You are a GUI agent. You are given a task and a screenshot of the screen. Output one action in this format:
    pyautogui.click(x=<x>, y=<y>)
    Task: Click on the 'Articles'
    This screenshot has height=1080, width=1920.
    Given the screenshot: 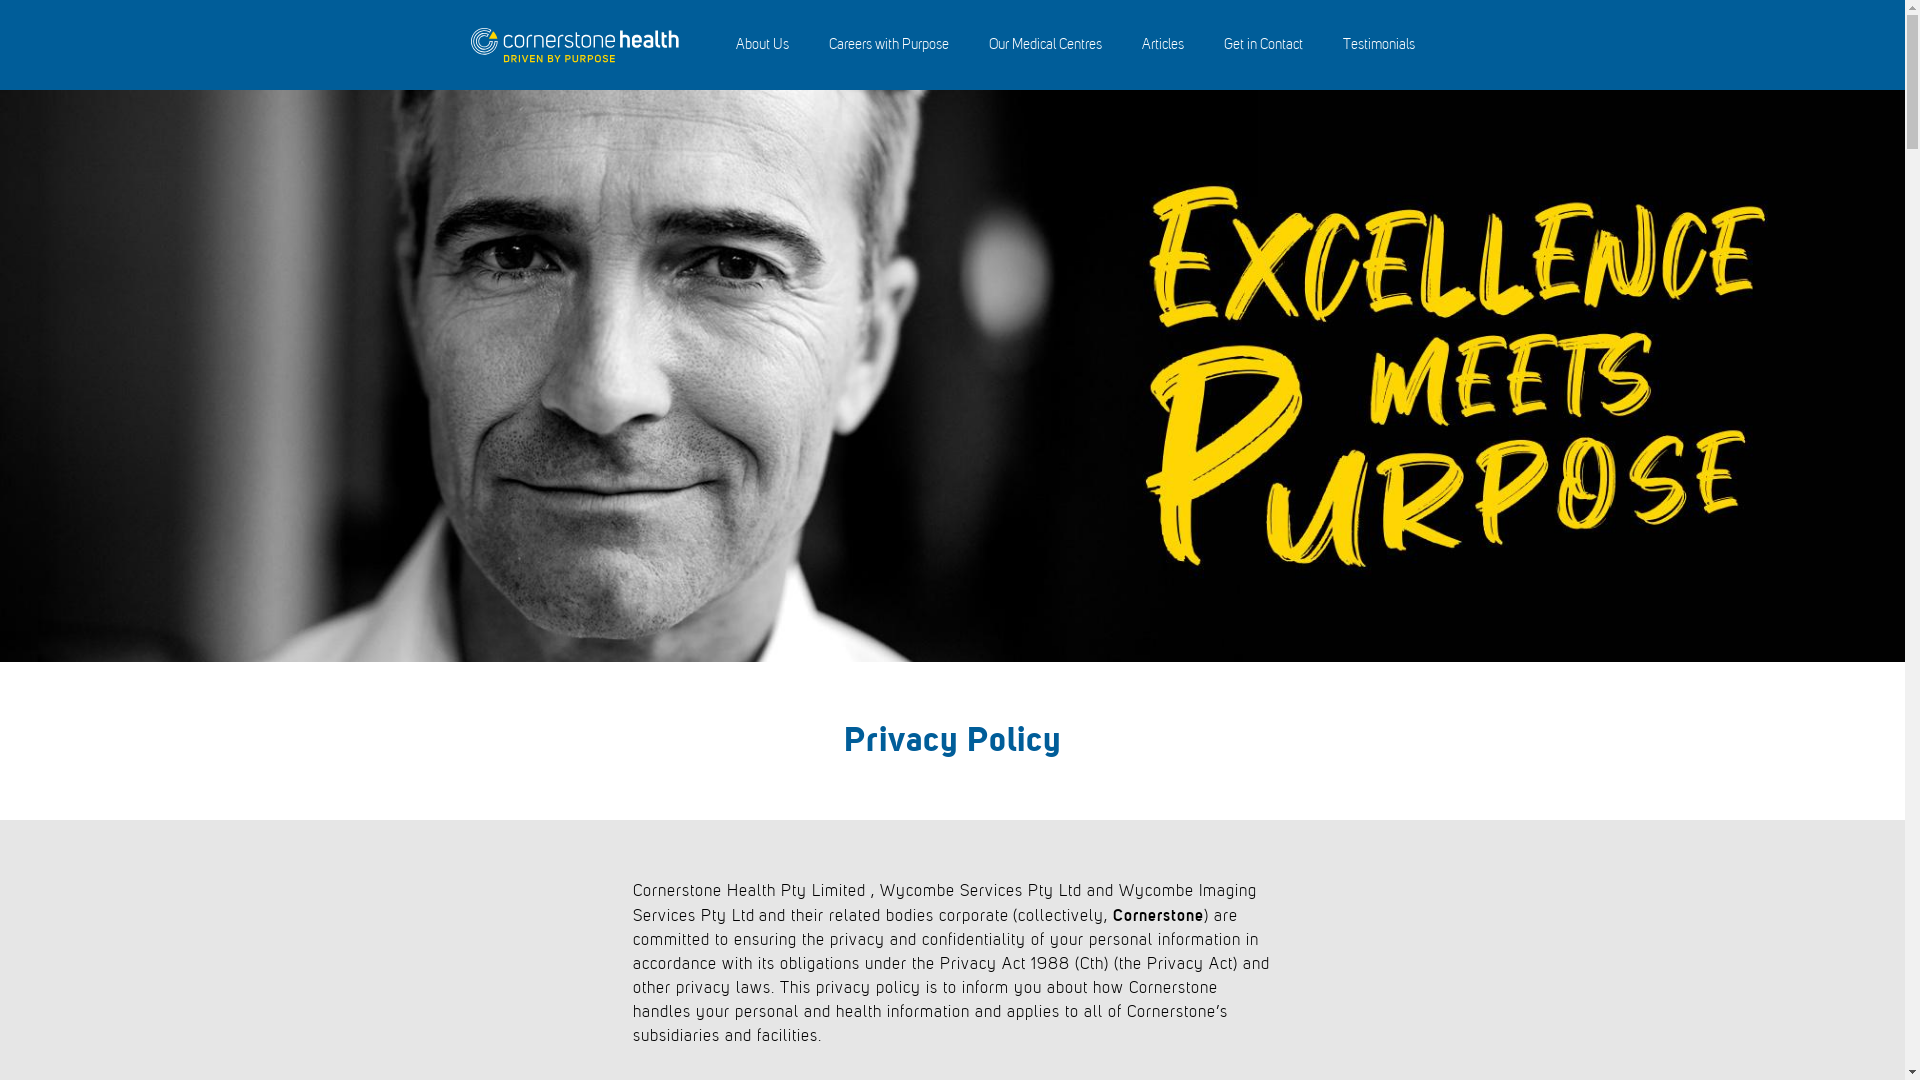 What is the action you would take?
    pyautogui.click(x=1162, y=45)
    